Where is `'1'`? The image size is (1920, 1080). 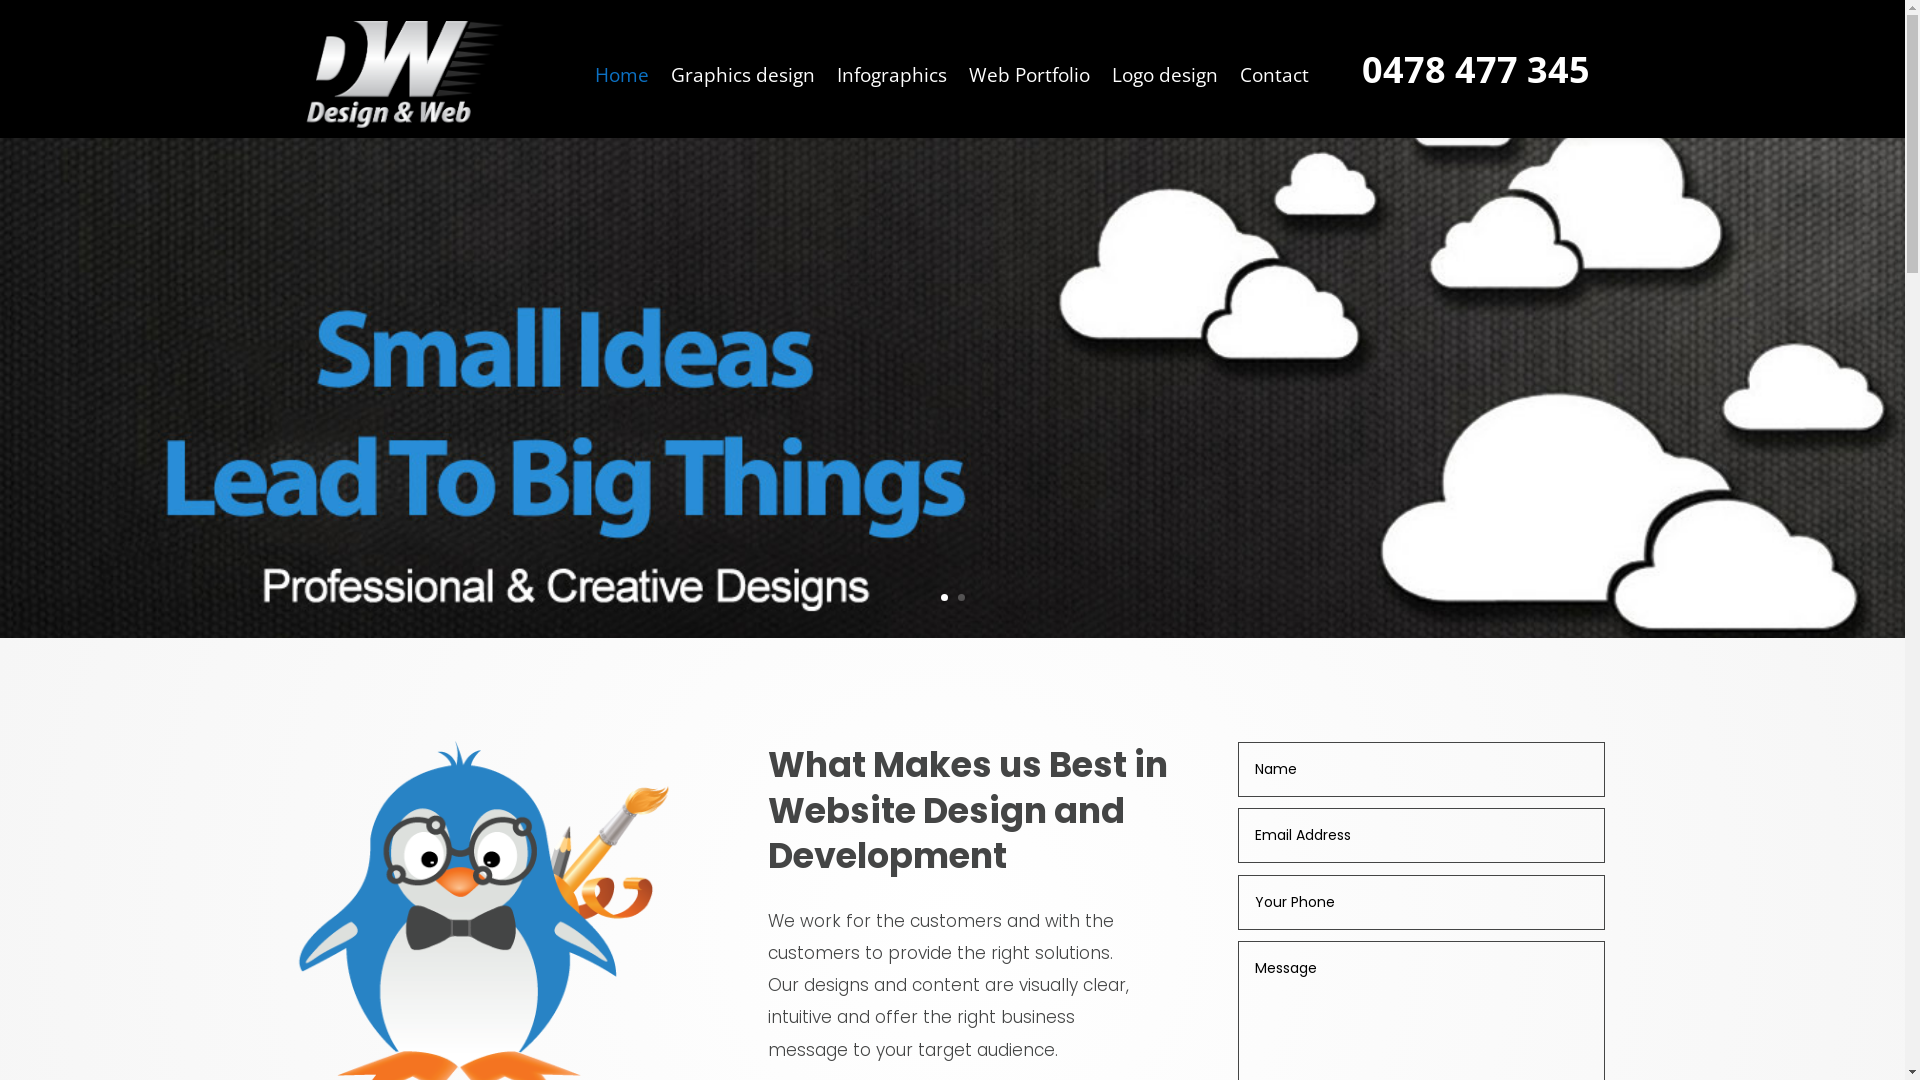 '1' is located at coordinates (942, 596).